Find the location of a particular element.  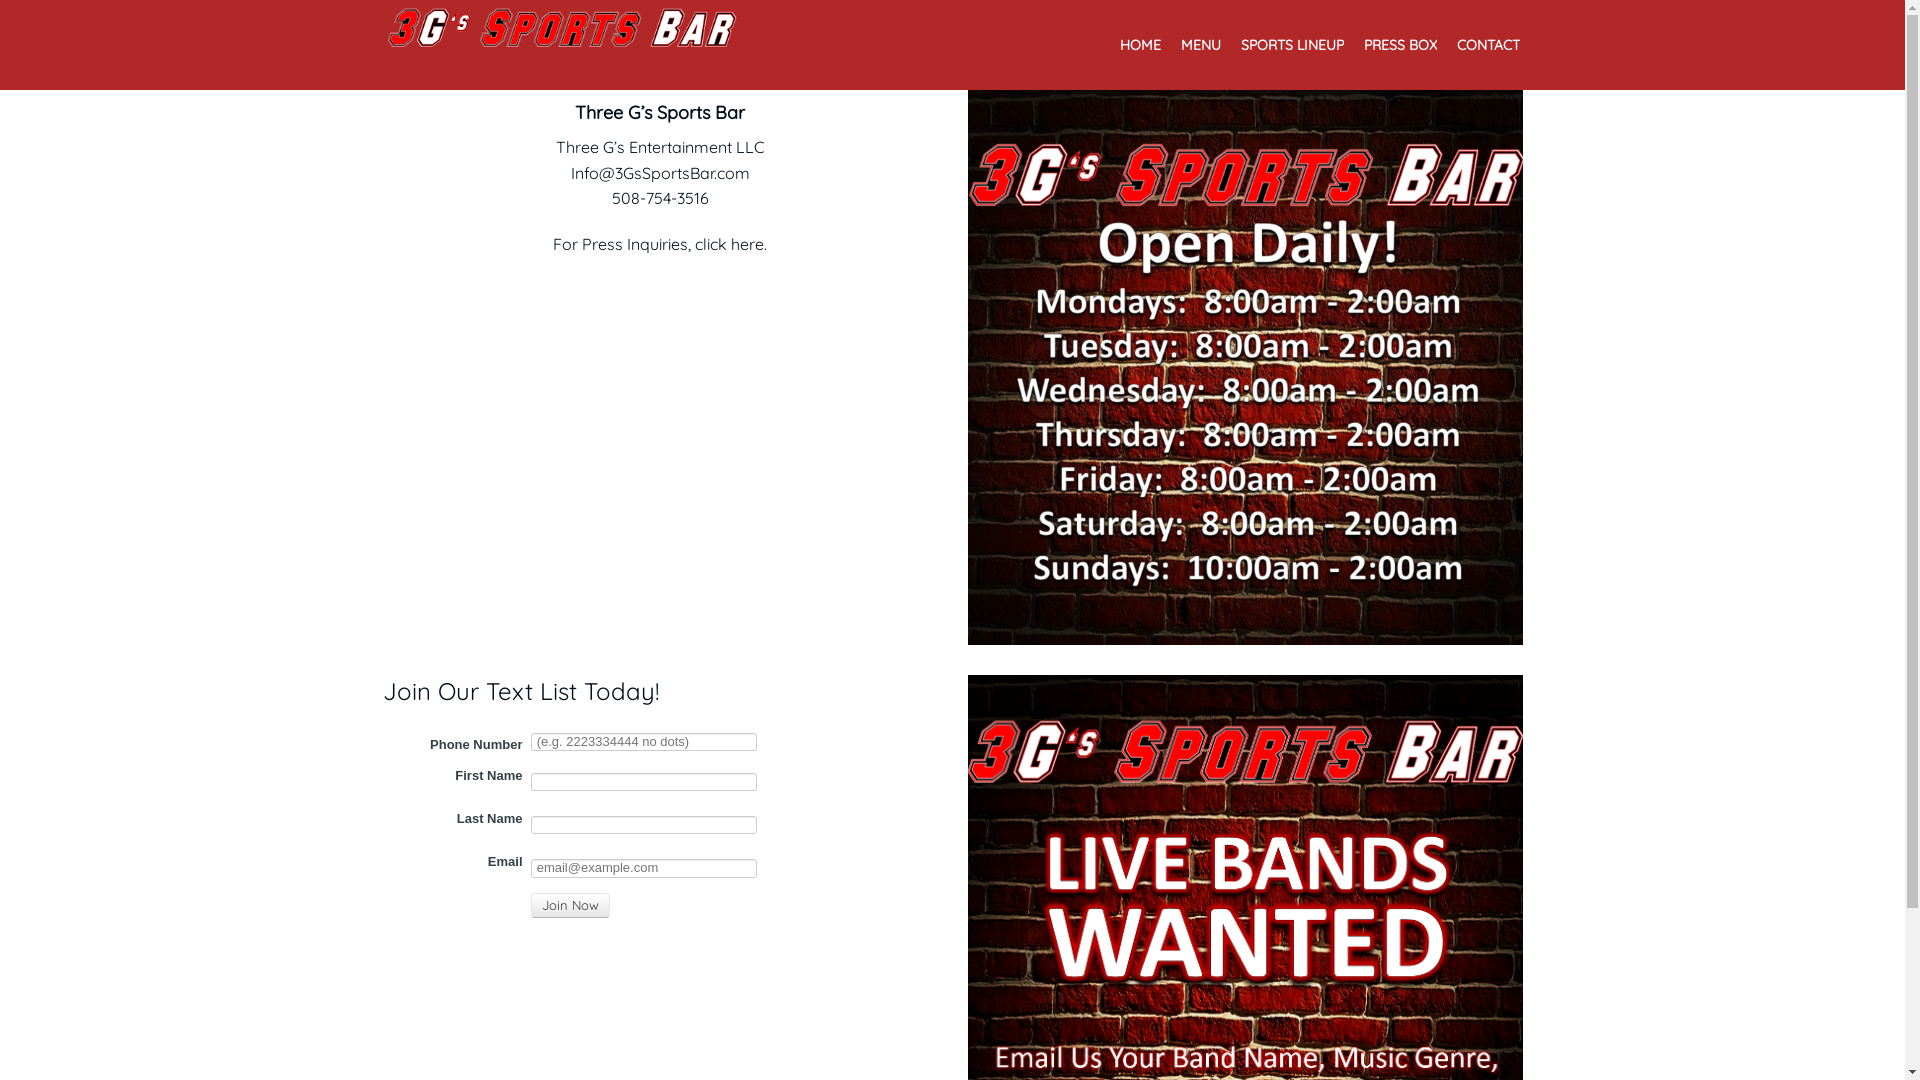

'SPORTS LINEUP' is located at coordinates (1291, 49).